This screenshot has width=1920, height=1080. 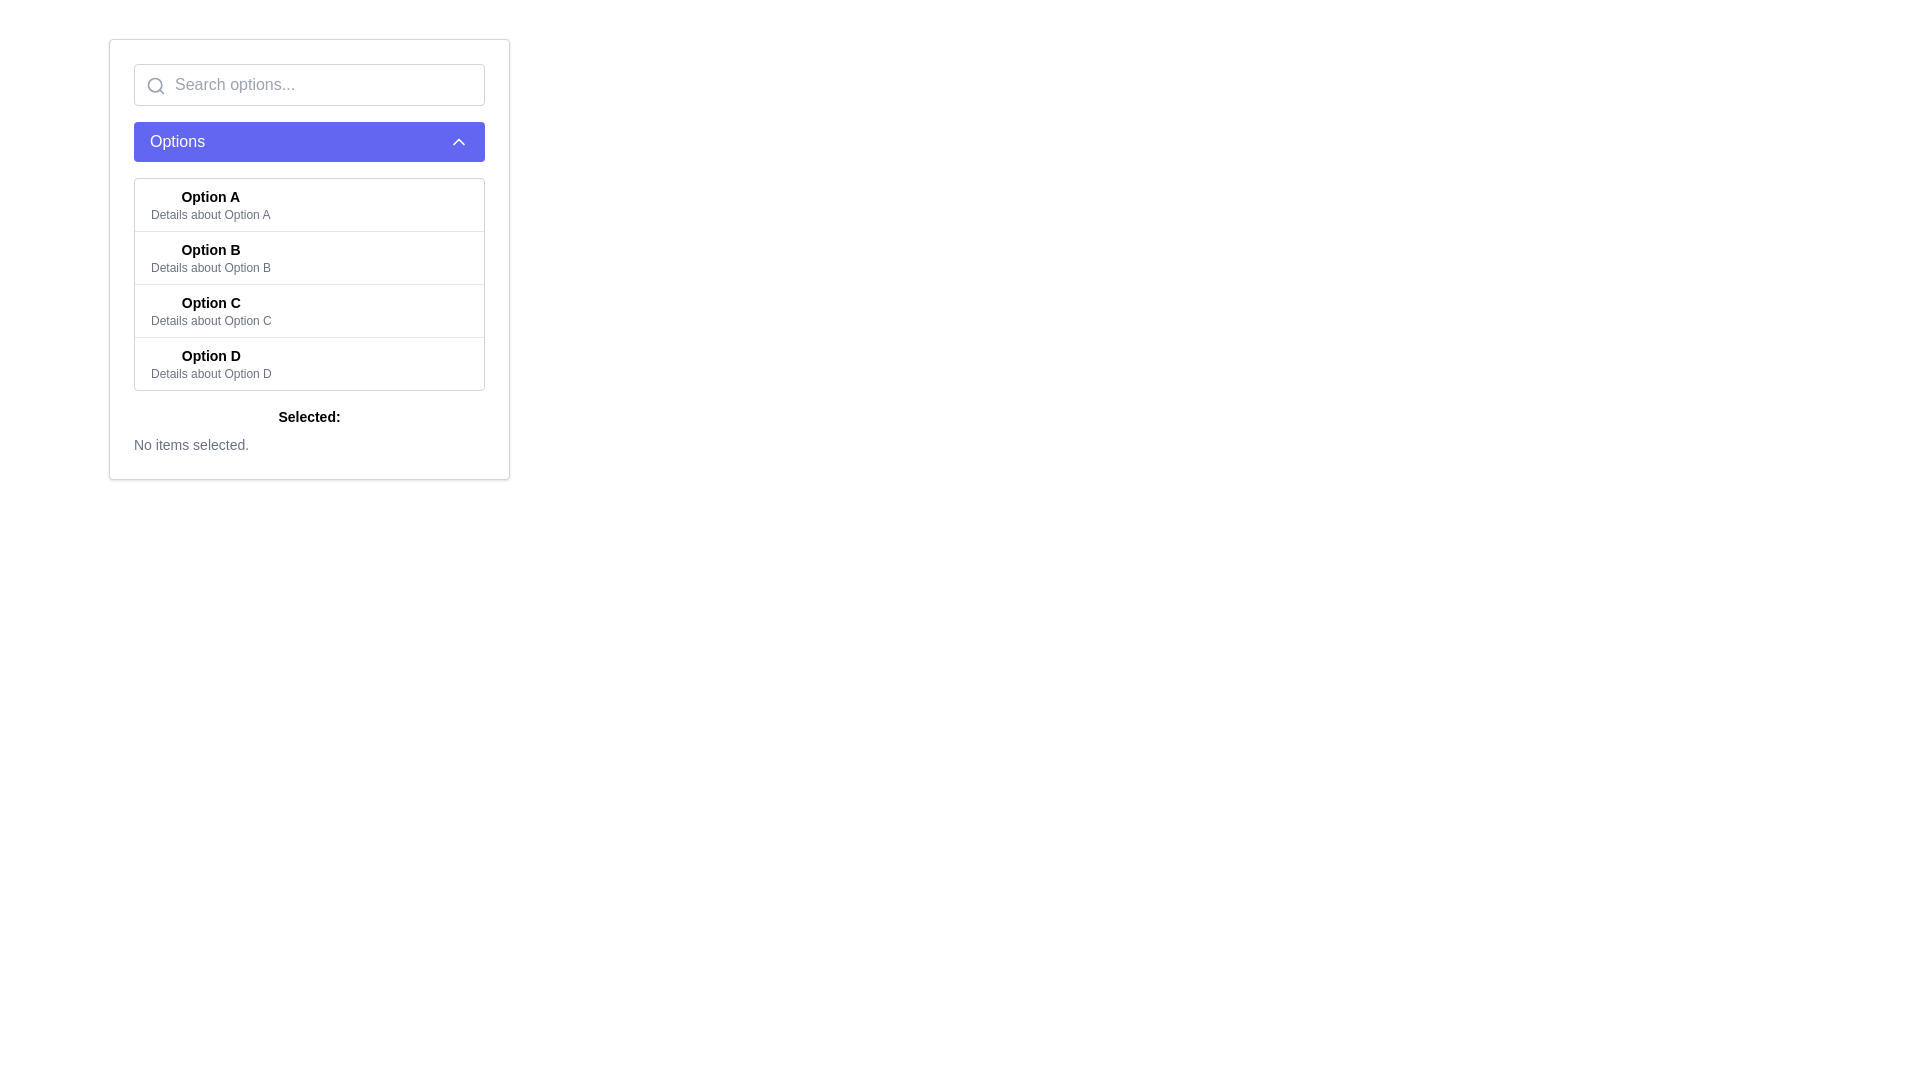 I want to click on to select the first option 'Option A' in the dropdown menu titled 'Options', so click(x=210, y=204).